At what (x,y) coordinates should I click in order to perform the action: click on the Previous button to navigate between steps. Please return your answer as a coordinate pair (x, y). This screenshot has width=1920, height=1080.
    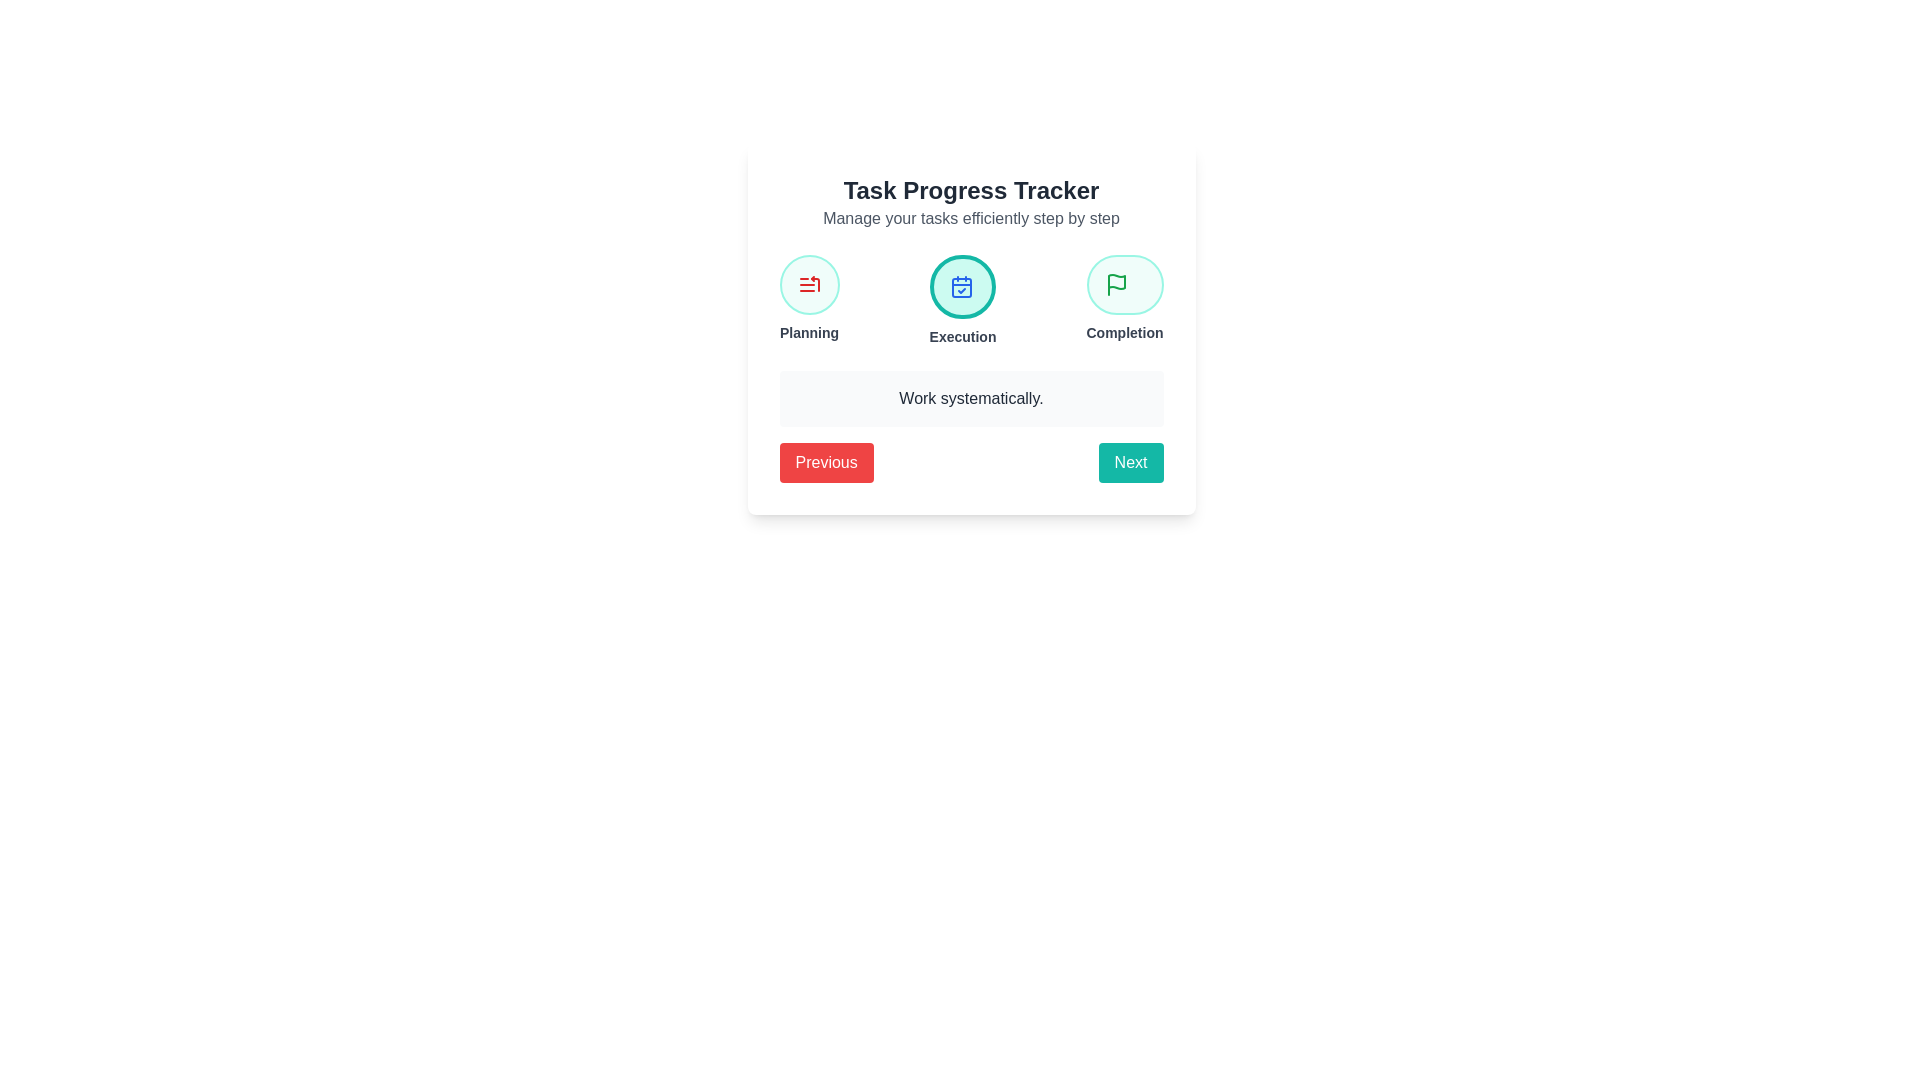
    Looking at the image, I should click on (826, 462).